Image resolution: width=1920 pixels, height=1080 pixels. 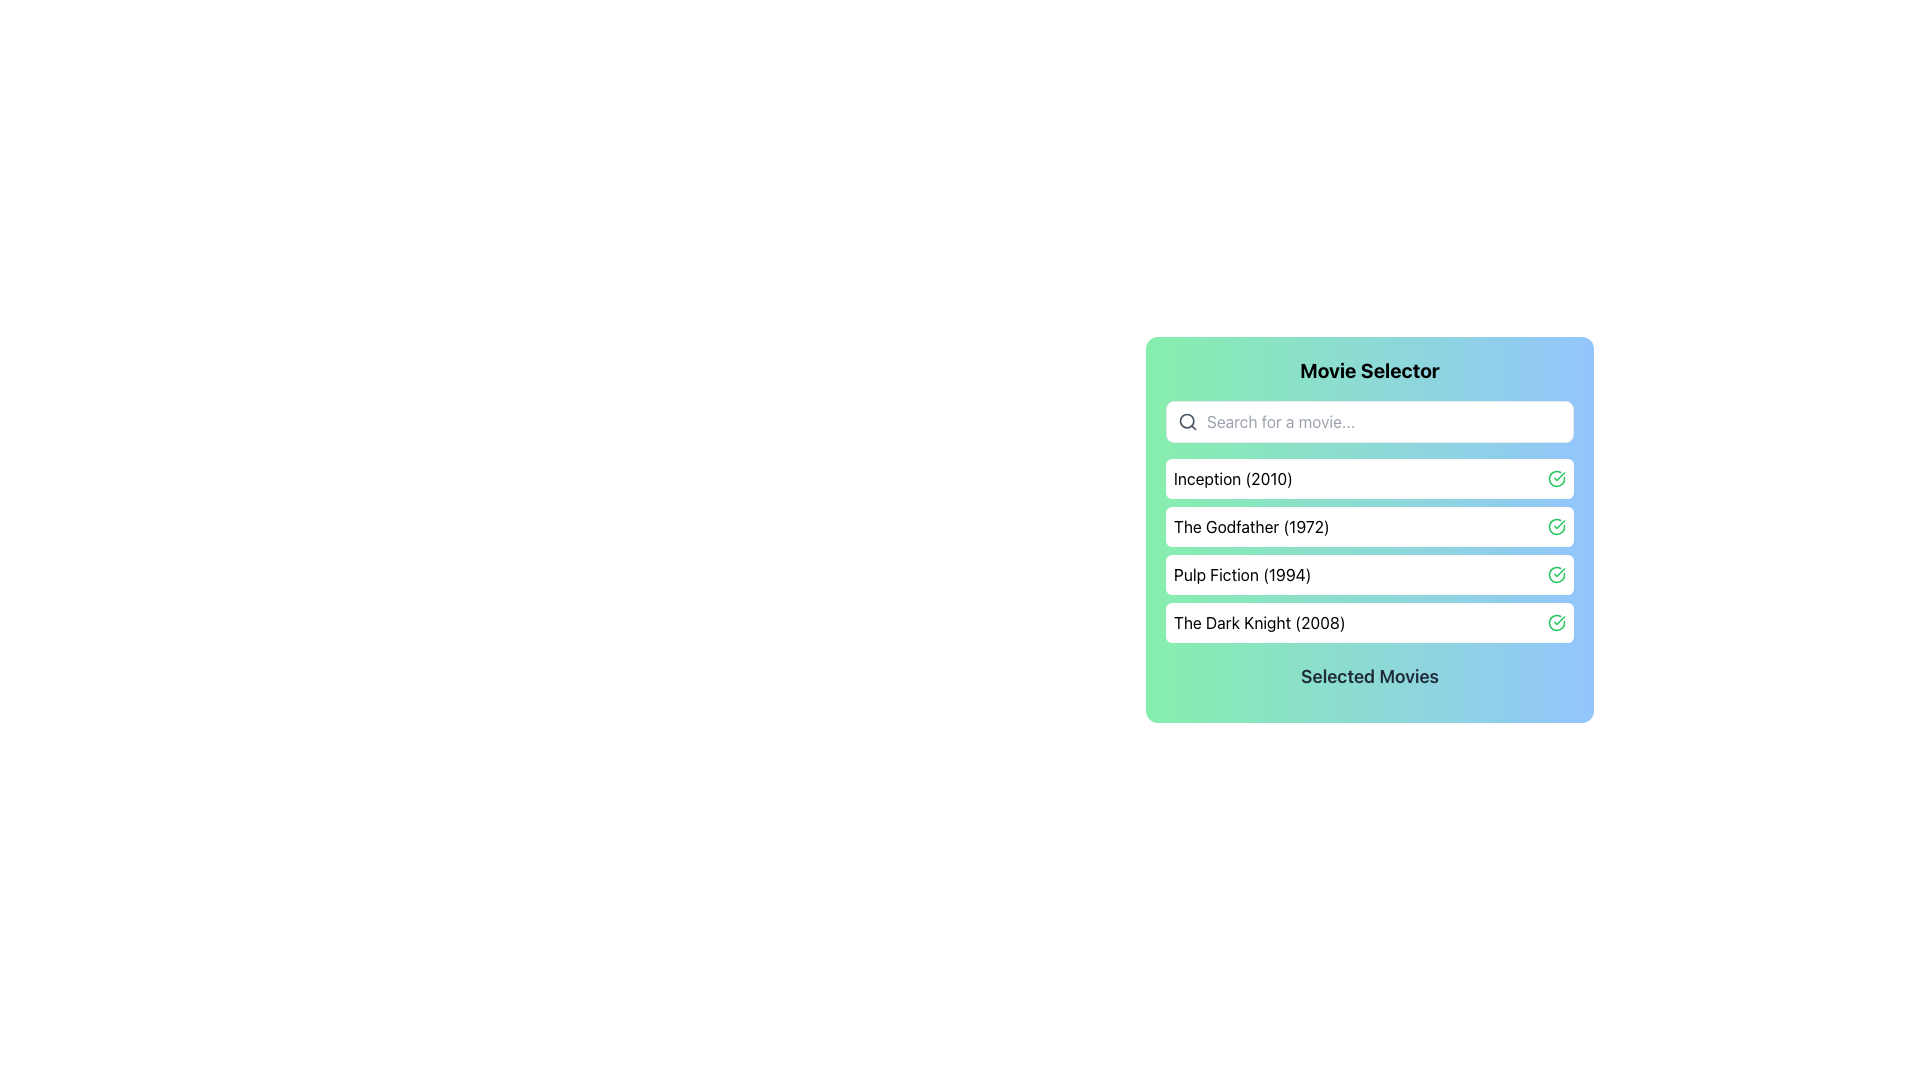 I want to click on the green circle icon with a checkmark inside, indicating a completed state, located in the row for 'Inception (2010)' in the movie list, so click(x=1555, y=478).